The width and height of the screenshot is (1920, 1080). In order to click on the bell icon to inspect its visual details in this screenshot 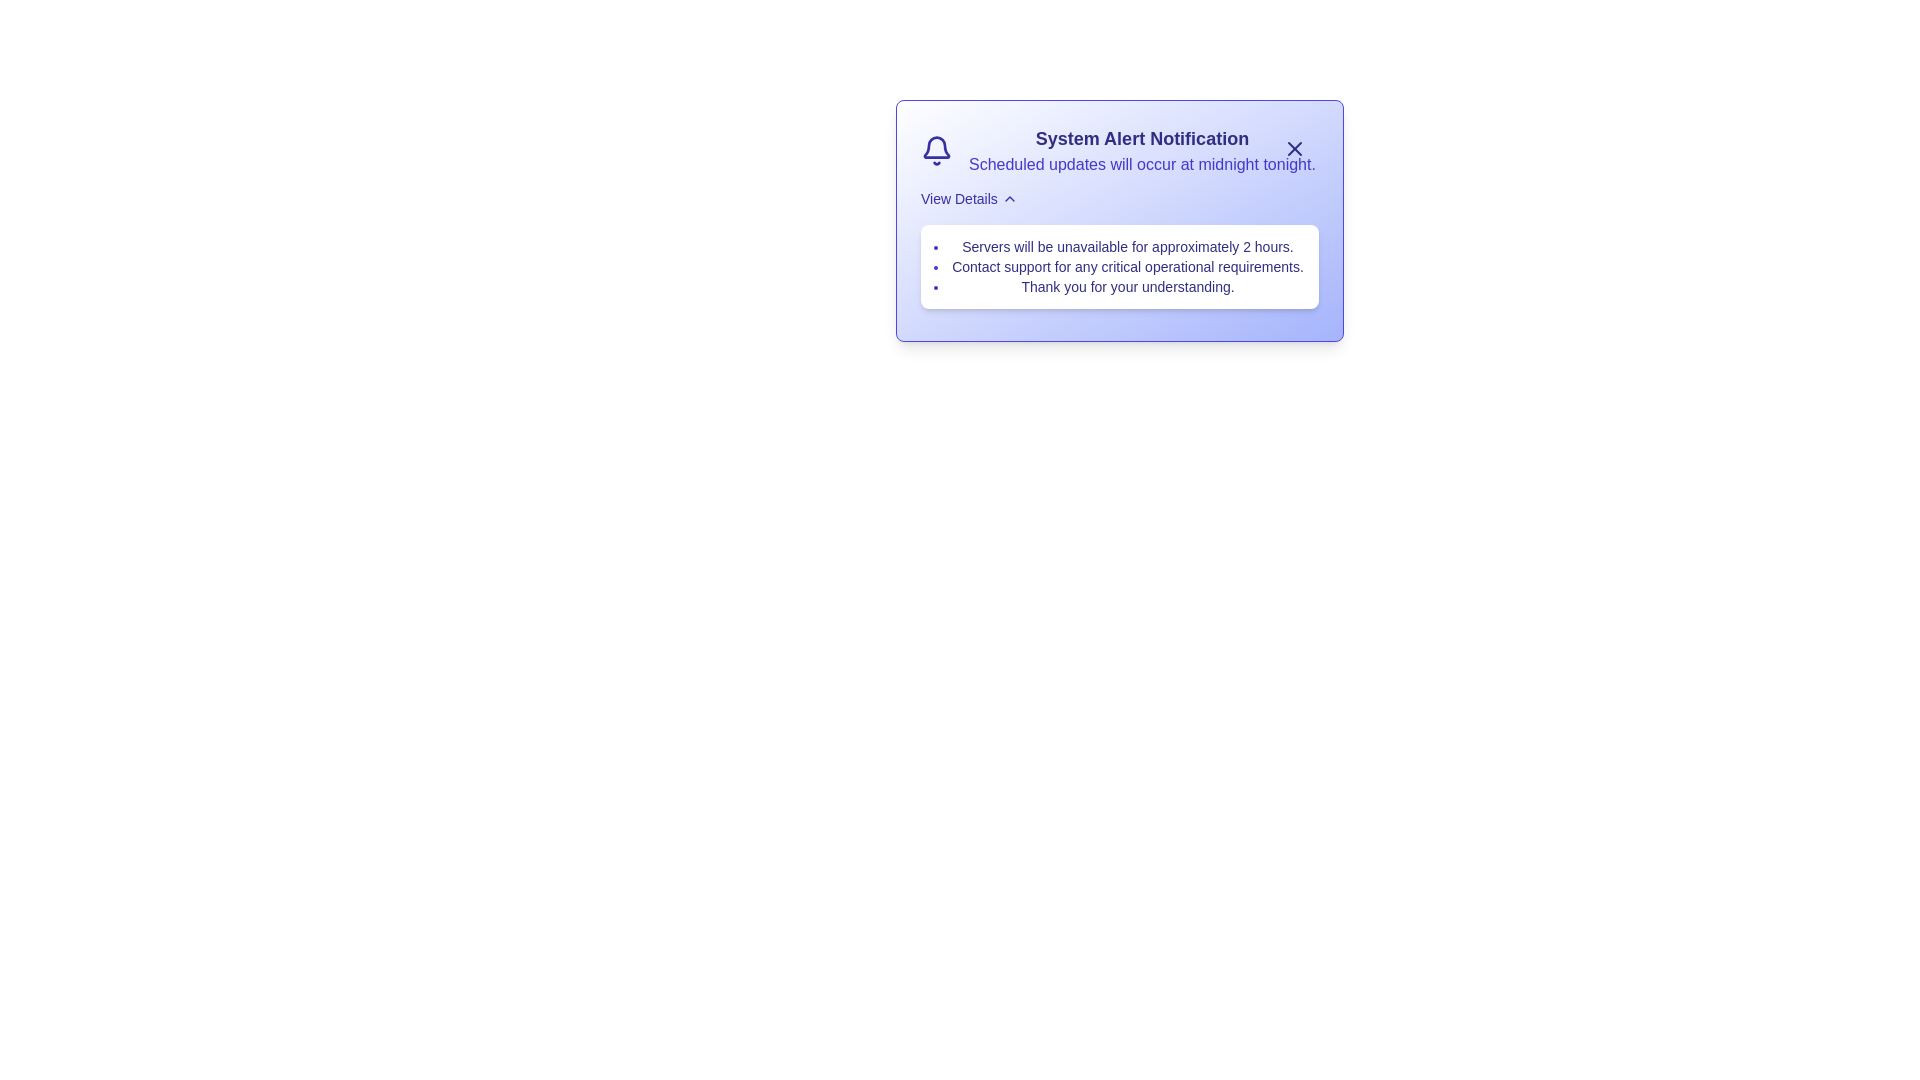, I will do `click(935, 149)`.